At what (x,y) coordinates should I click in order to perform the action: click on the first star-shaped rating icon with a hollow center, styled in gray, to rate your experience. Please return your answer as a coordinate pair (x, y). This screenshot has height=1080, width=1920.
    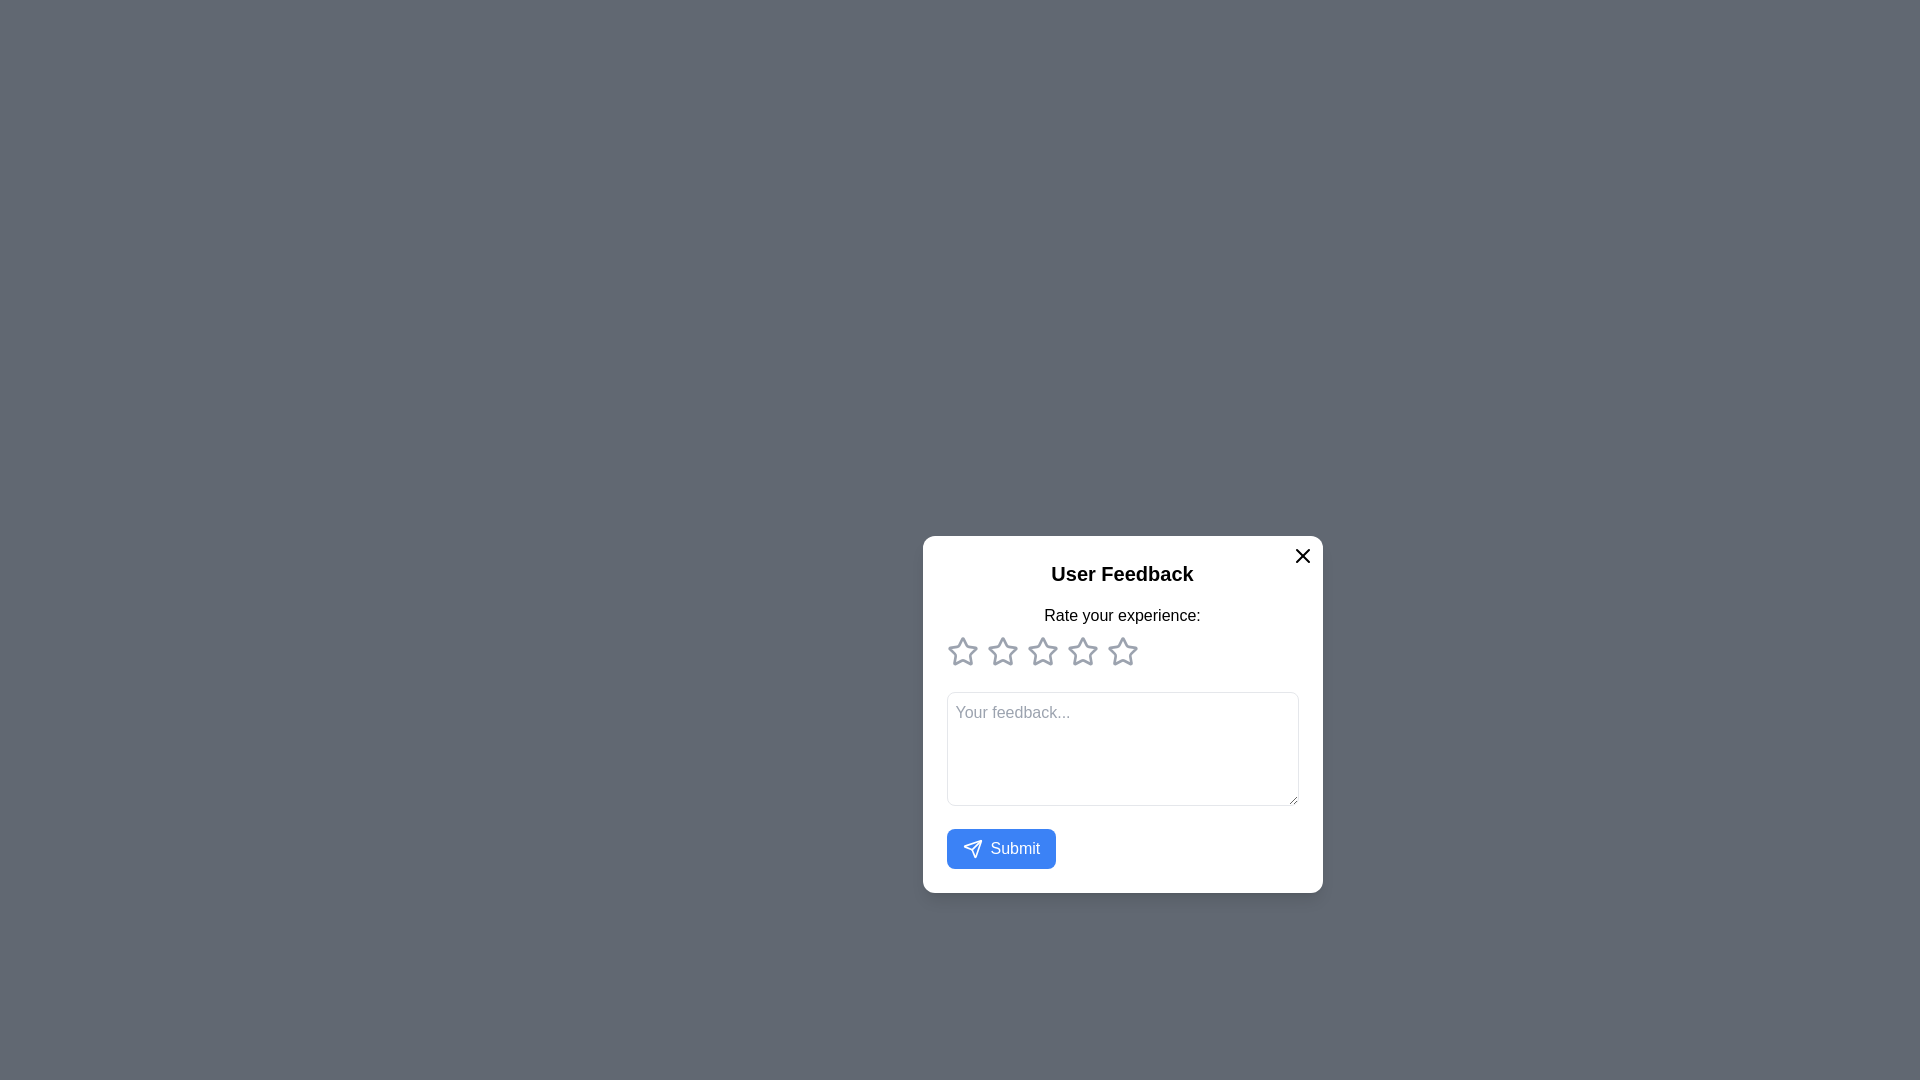
    Looking at the image, I should click on (962, 651).